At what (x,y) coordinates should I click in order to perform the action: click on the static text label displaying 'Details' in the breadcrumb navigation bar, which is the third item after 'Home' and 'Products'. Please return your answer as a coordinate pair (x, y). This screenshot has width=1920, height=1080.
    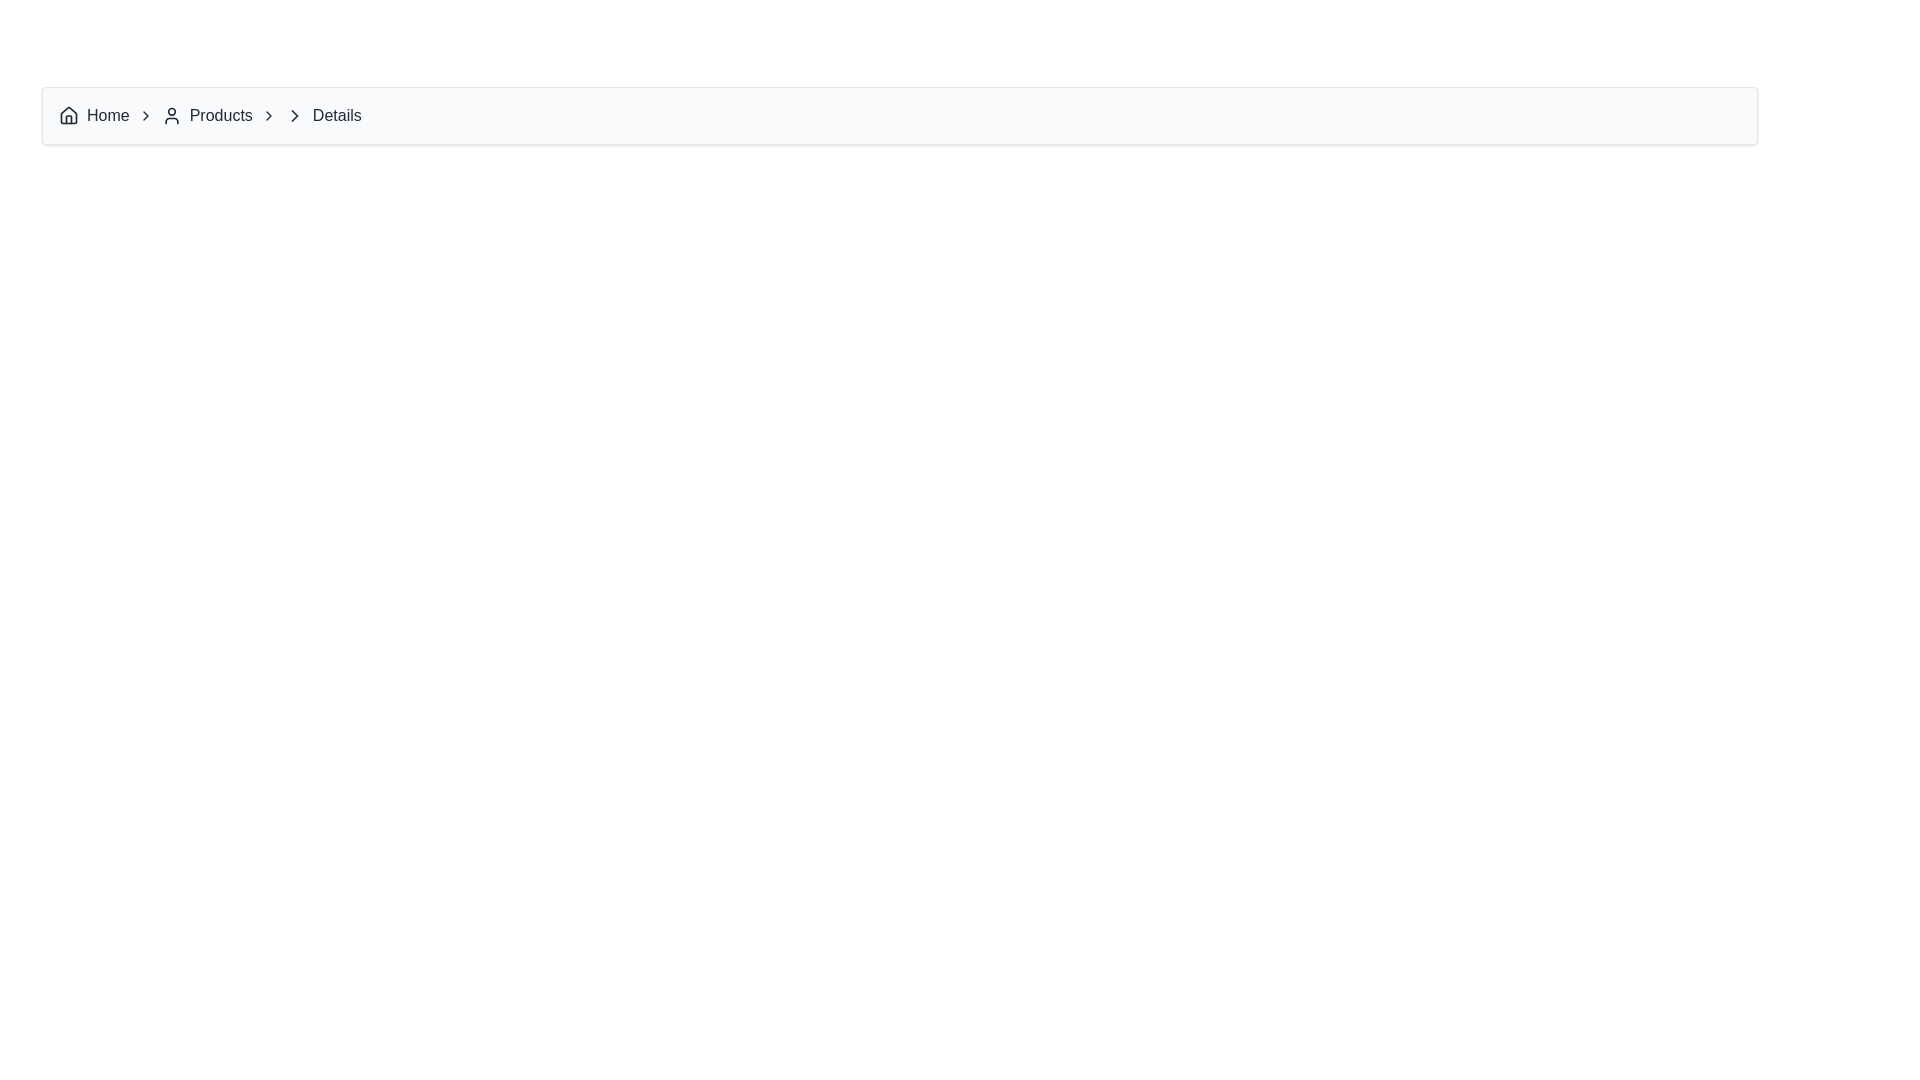
    Looking at the image, I should click on (323, 115).